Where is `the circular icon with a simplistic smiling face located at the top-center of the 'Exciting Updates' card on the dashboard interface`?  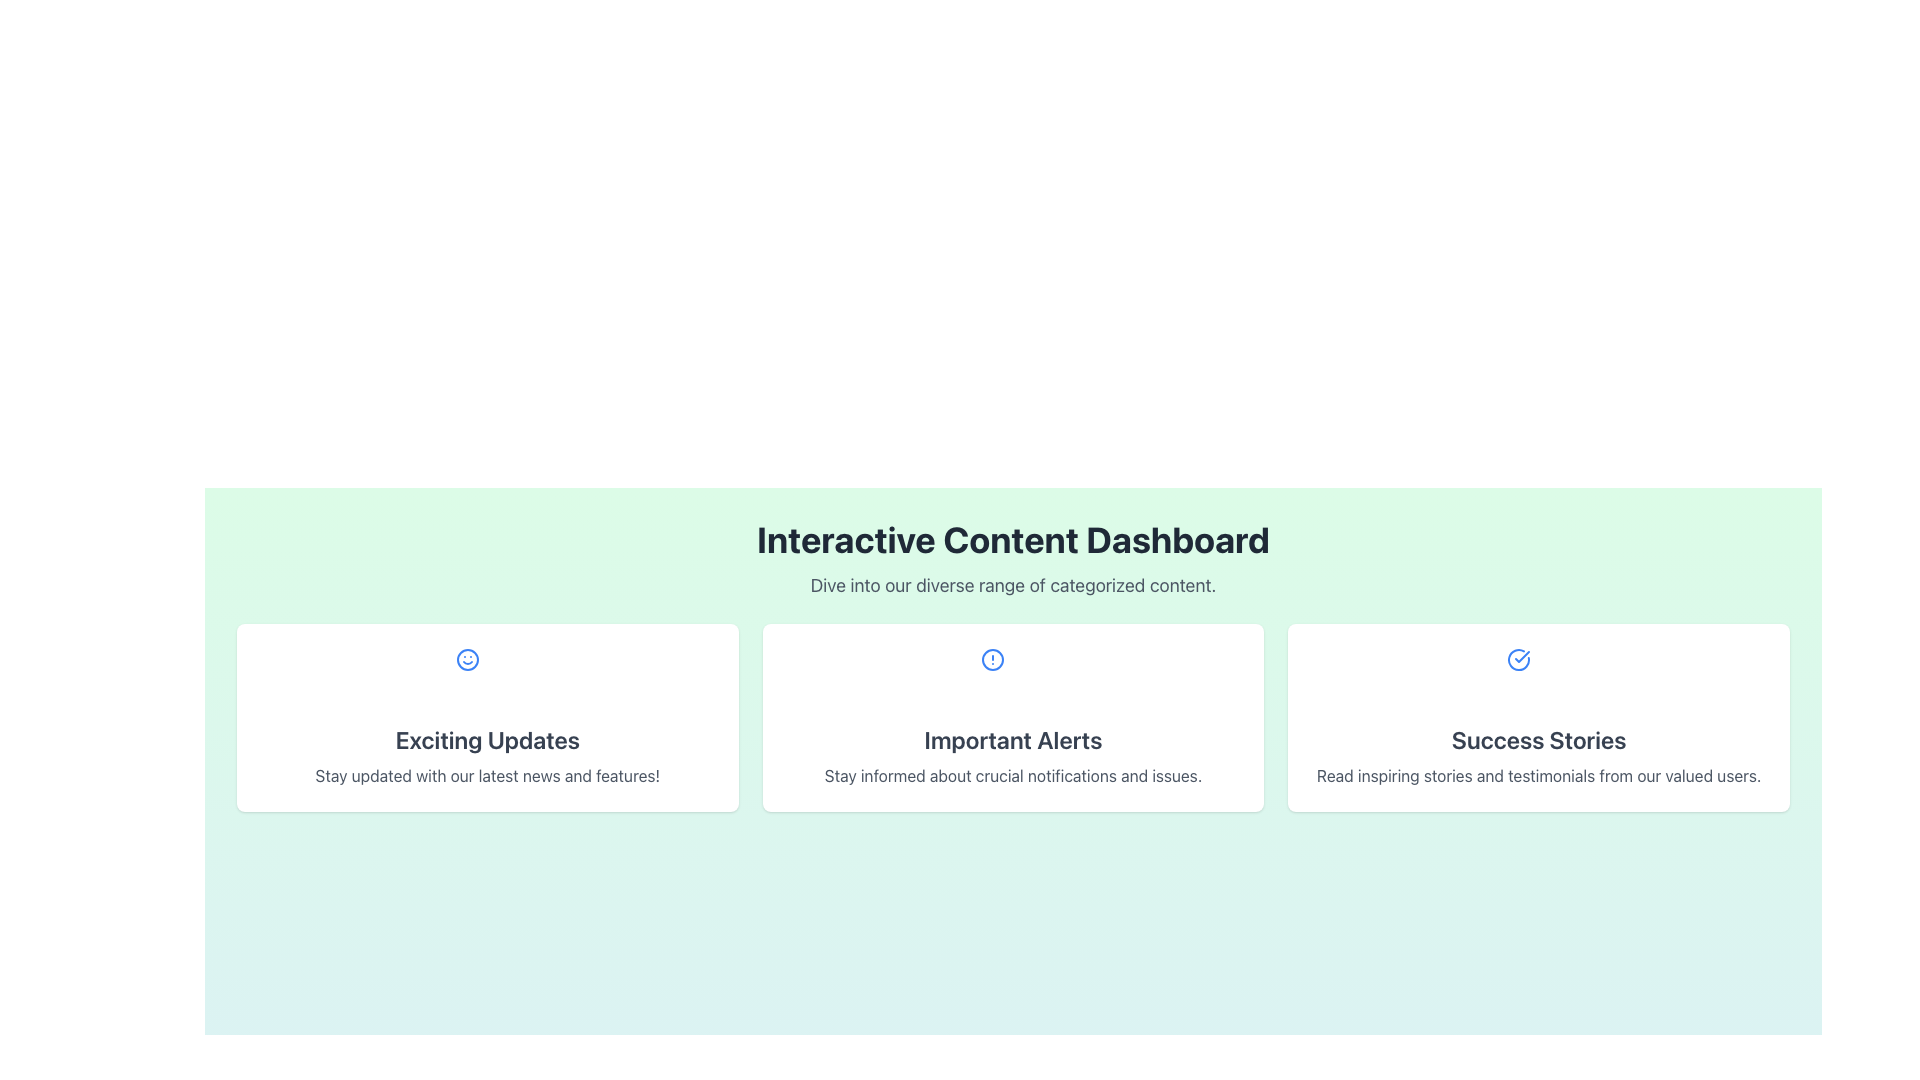
the circular icon with a simplistic smiling face located at the top-center of the 'Exciting Updates' card on the dashboard interface is located at coordinates (466, 659).